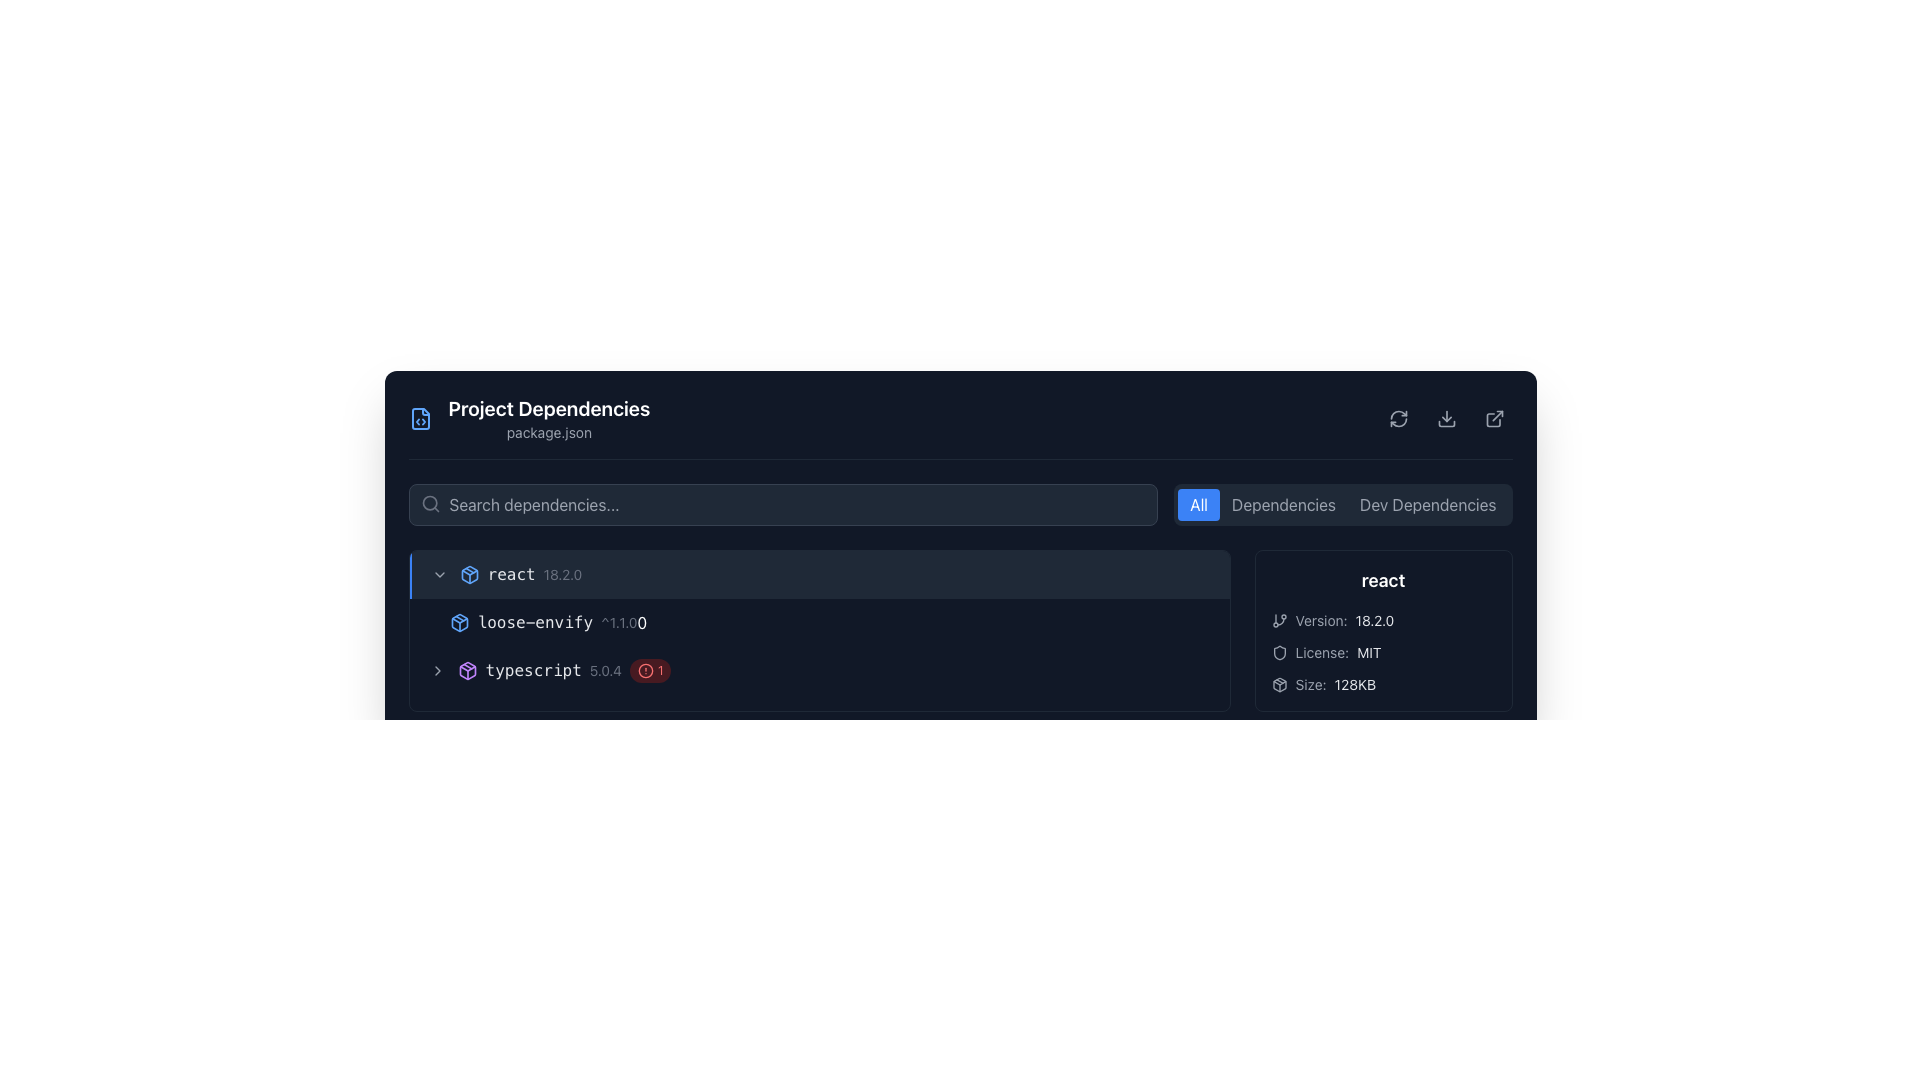 The width and height of the screenshot is (1920, 1080). Describe the element at coordinates (533, 671) in the screenshot. I see `text content of the text label displaying 'typescript' in a monospaced font, located to the right of a purple package icon and followed by the version number '5.0.4'` at that location.